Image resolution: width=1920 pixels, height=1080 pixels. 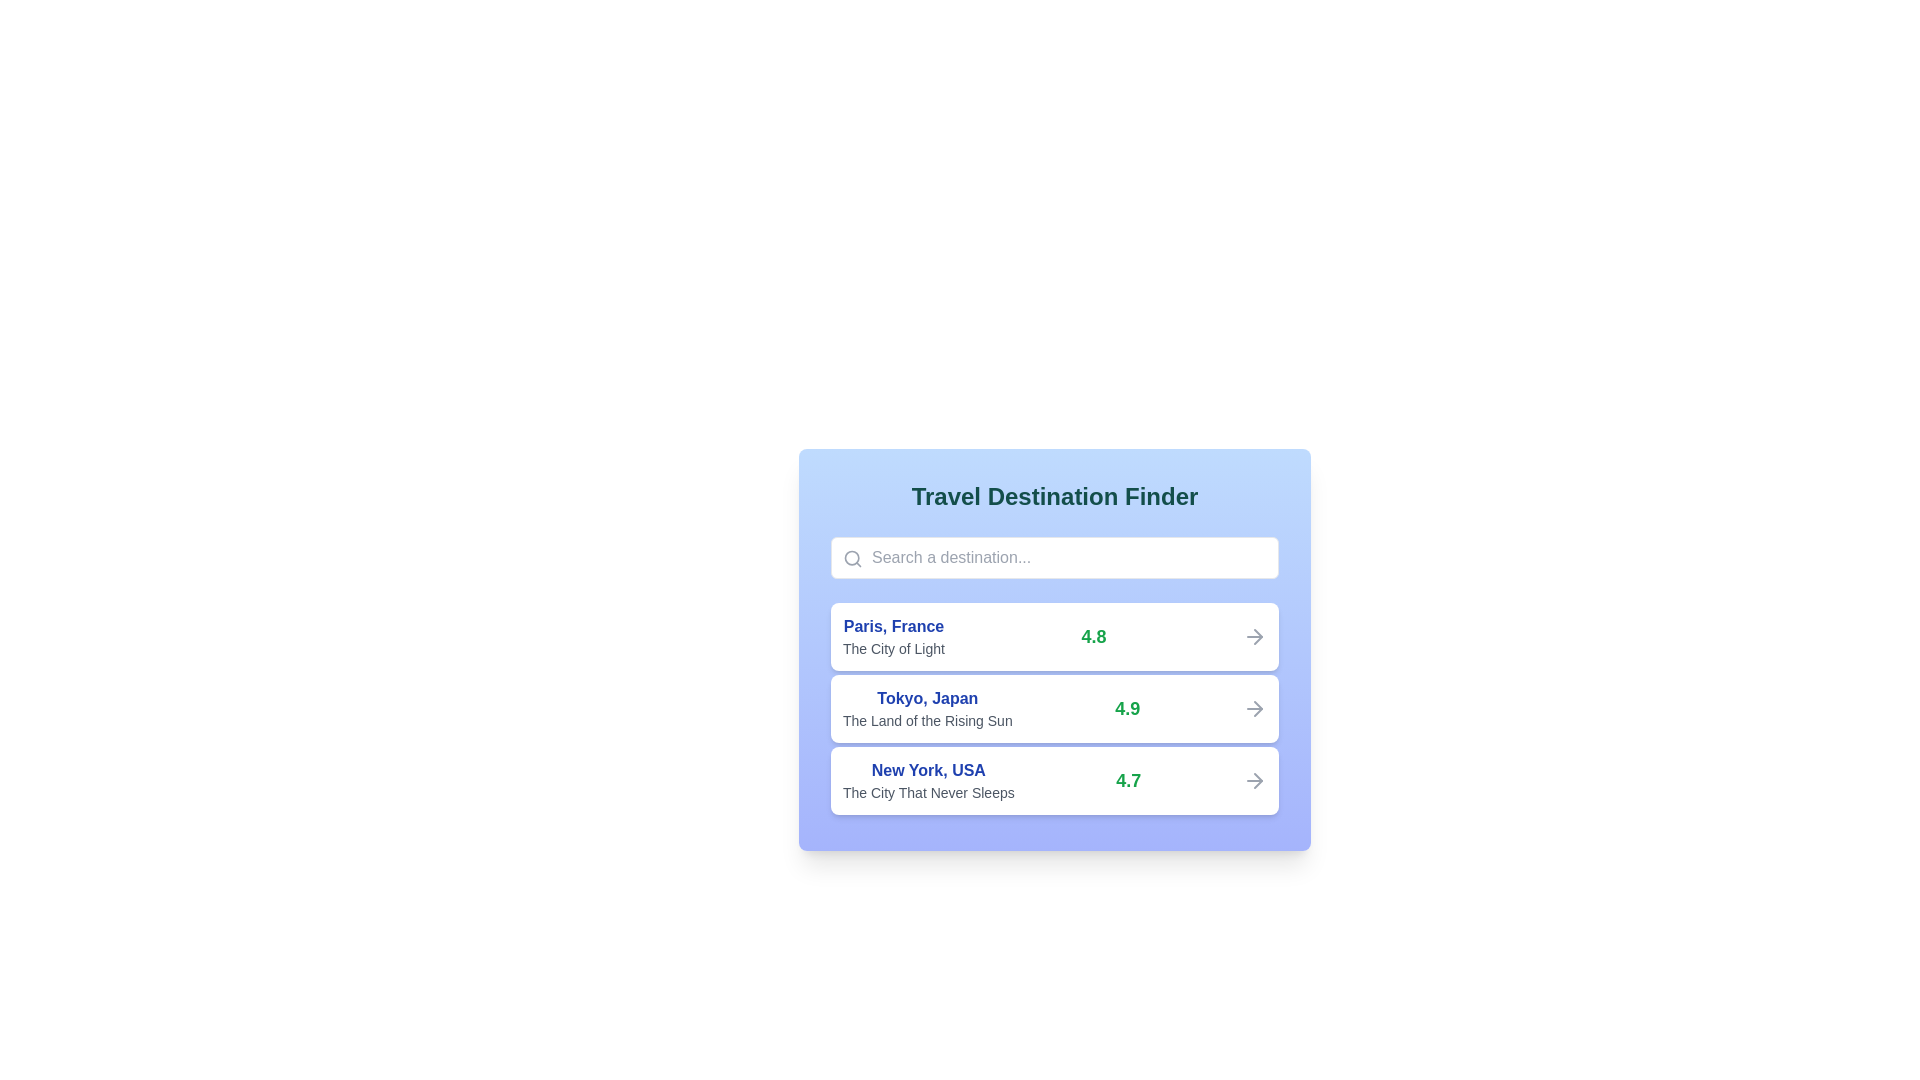 I want to click on the small triangular rightward arrowhead icon located near the right side of the second list item 'Tokyo, Japan', so click(x=1257, y=708).